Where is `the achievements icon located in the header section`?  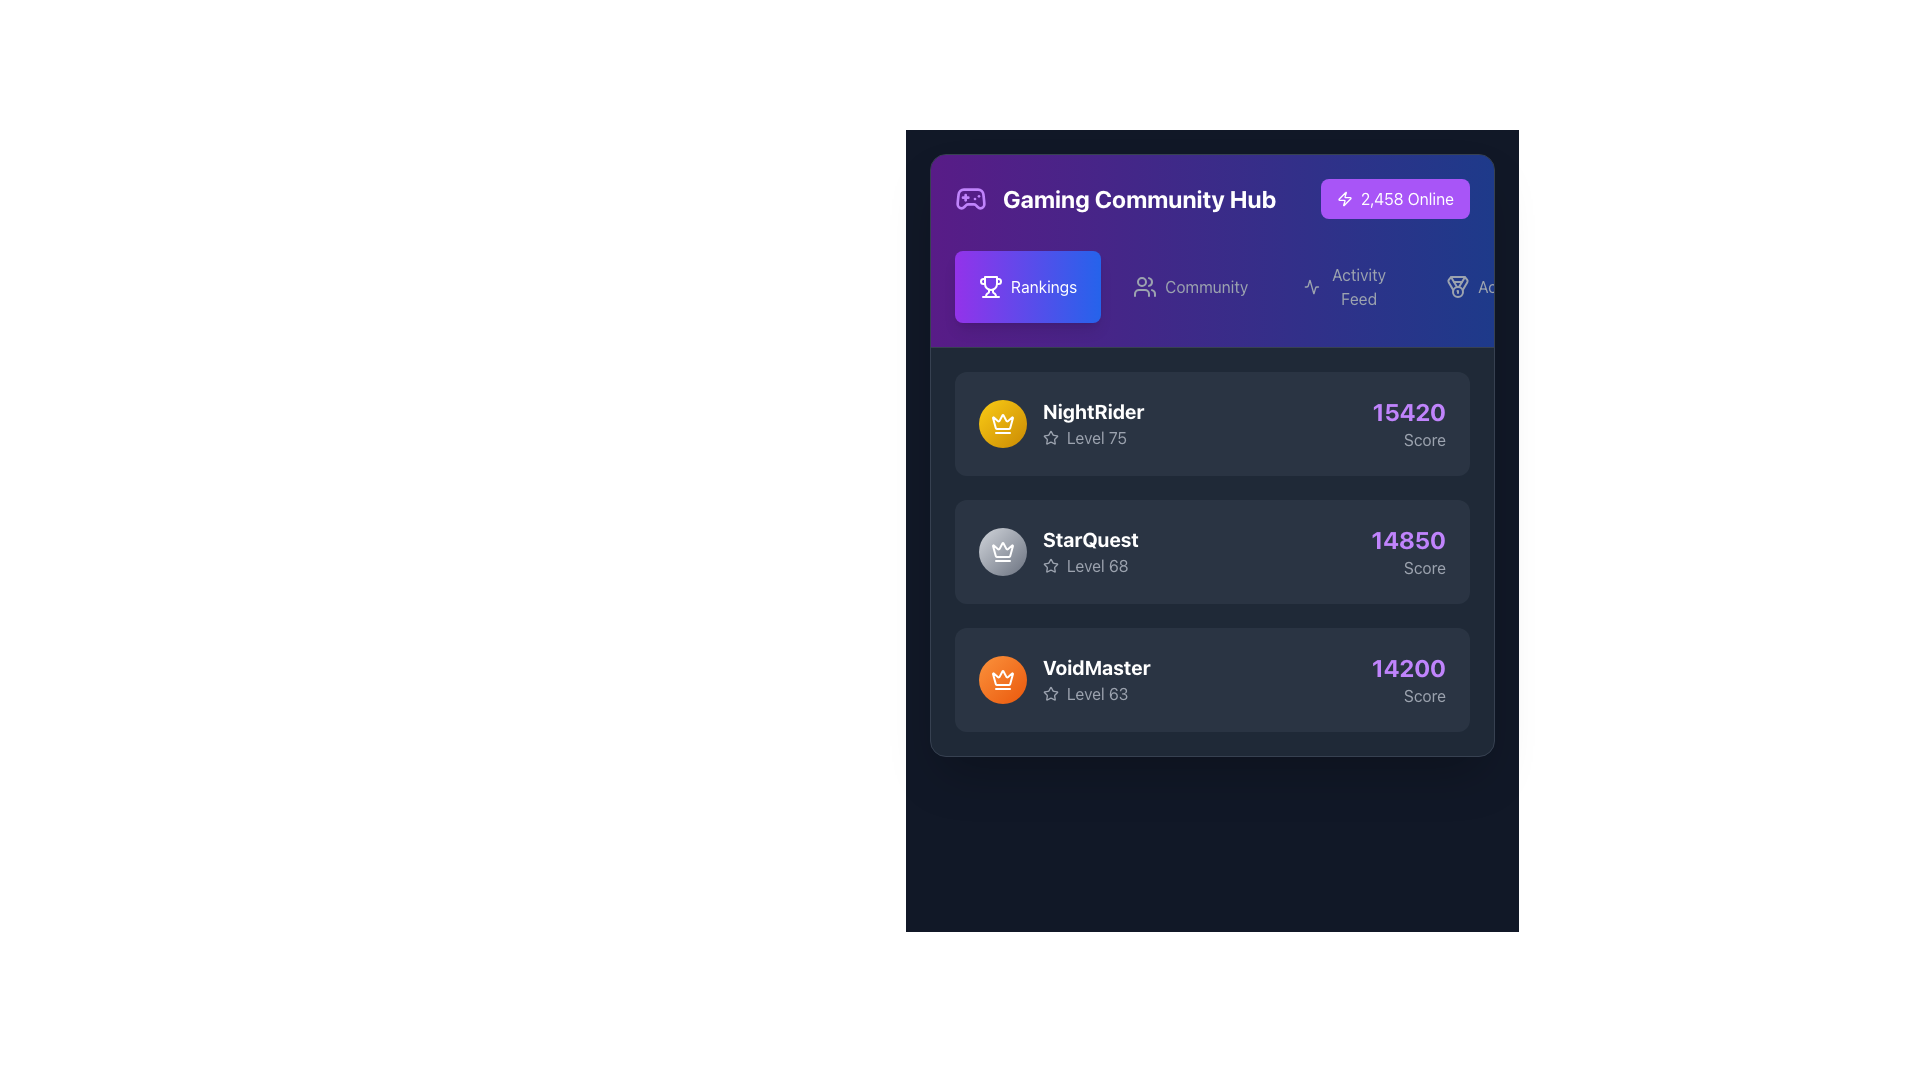
the achievements icon located in the header section is located at coordinates (1458, 286).